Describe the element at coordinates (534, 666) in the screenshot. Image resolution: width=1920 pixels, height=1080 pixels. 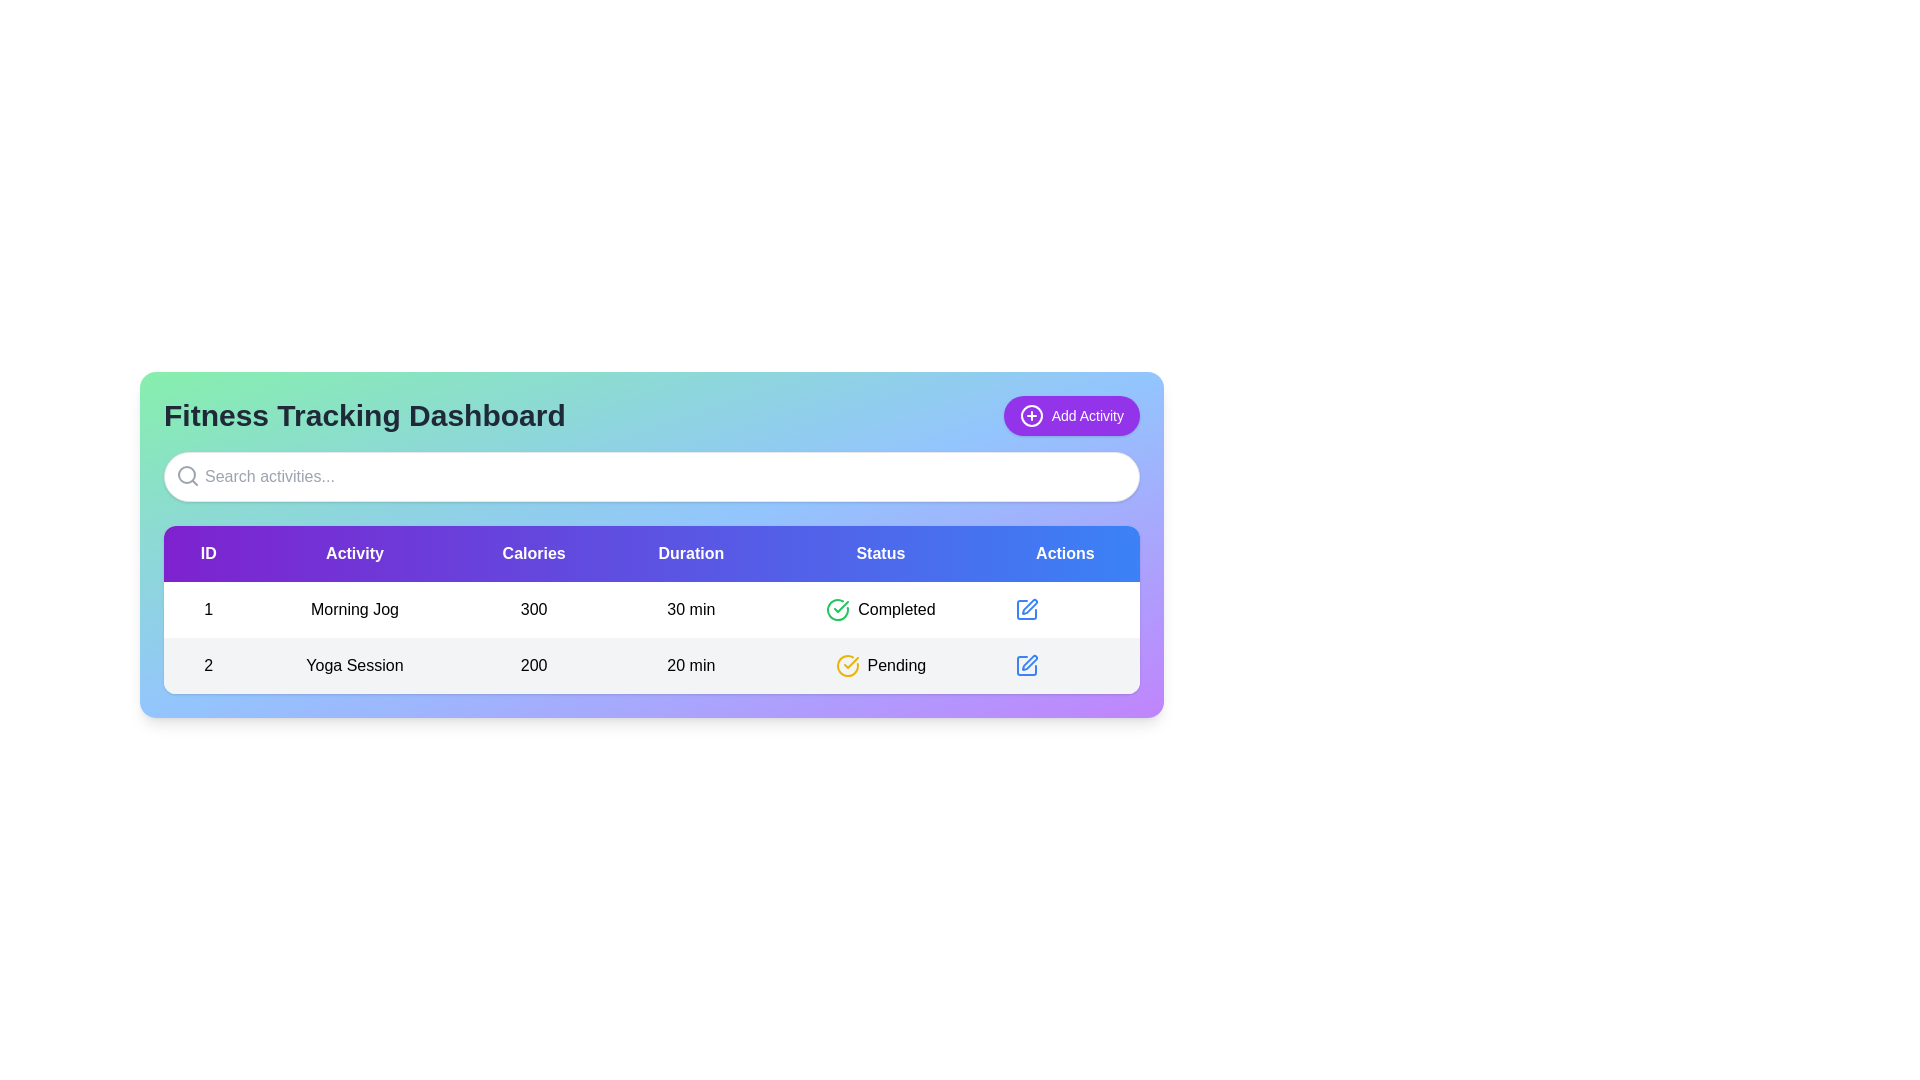
I see `the text display showing the number '200' in the second row of the table under 'Calories' and labeled 'Yoga Session'` at that location.